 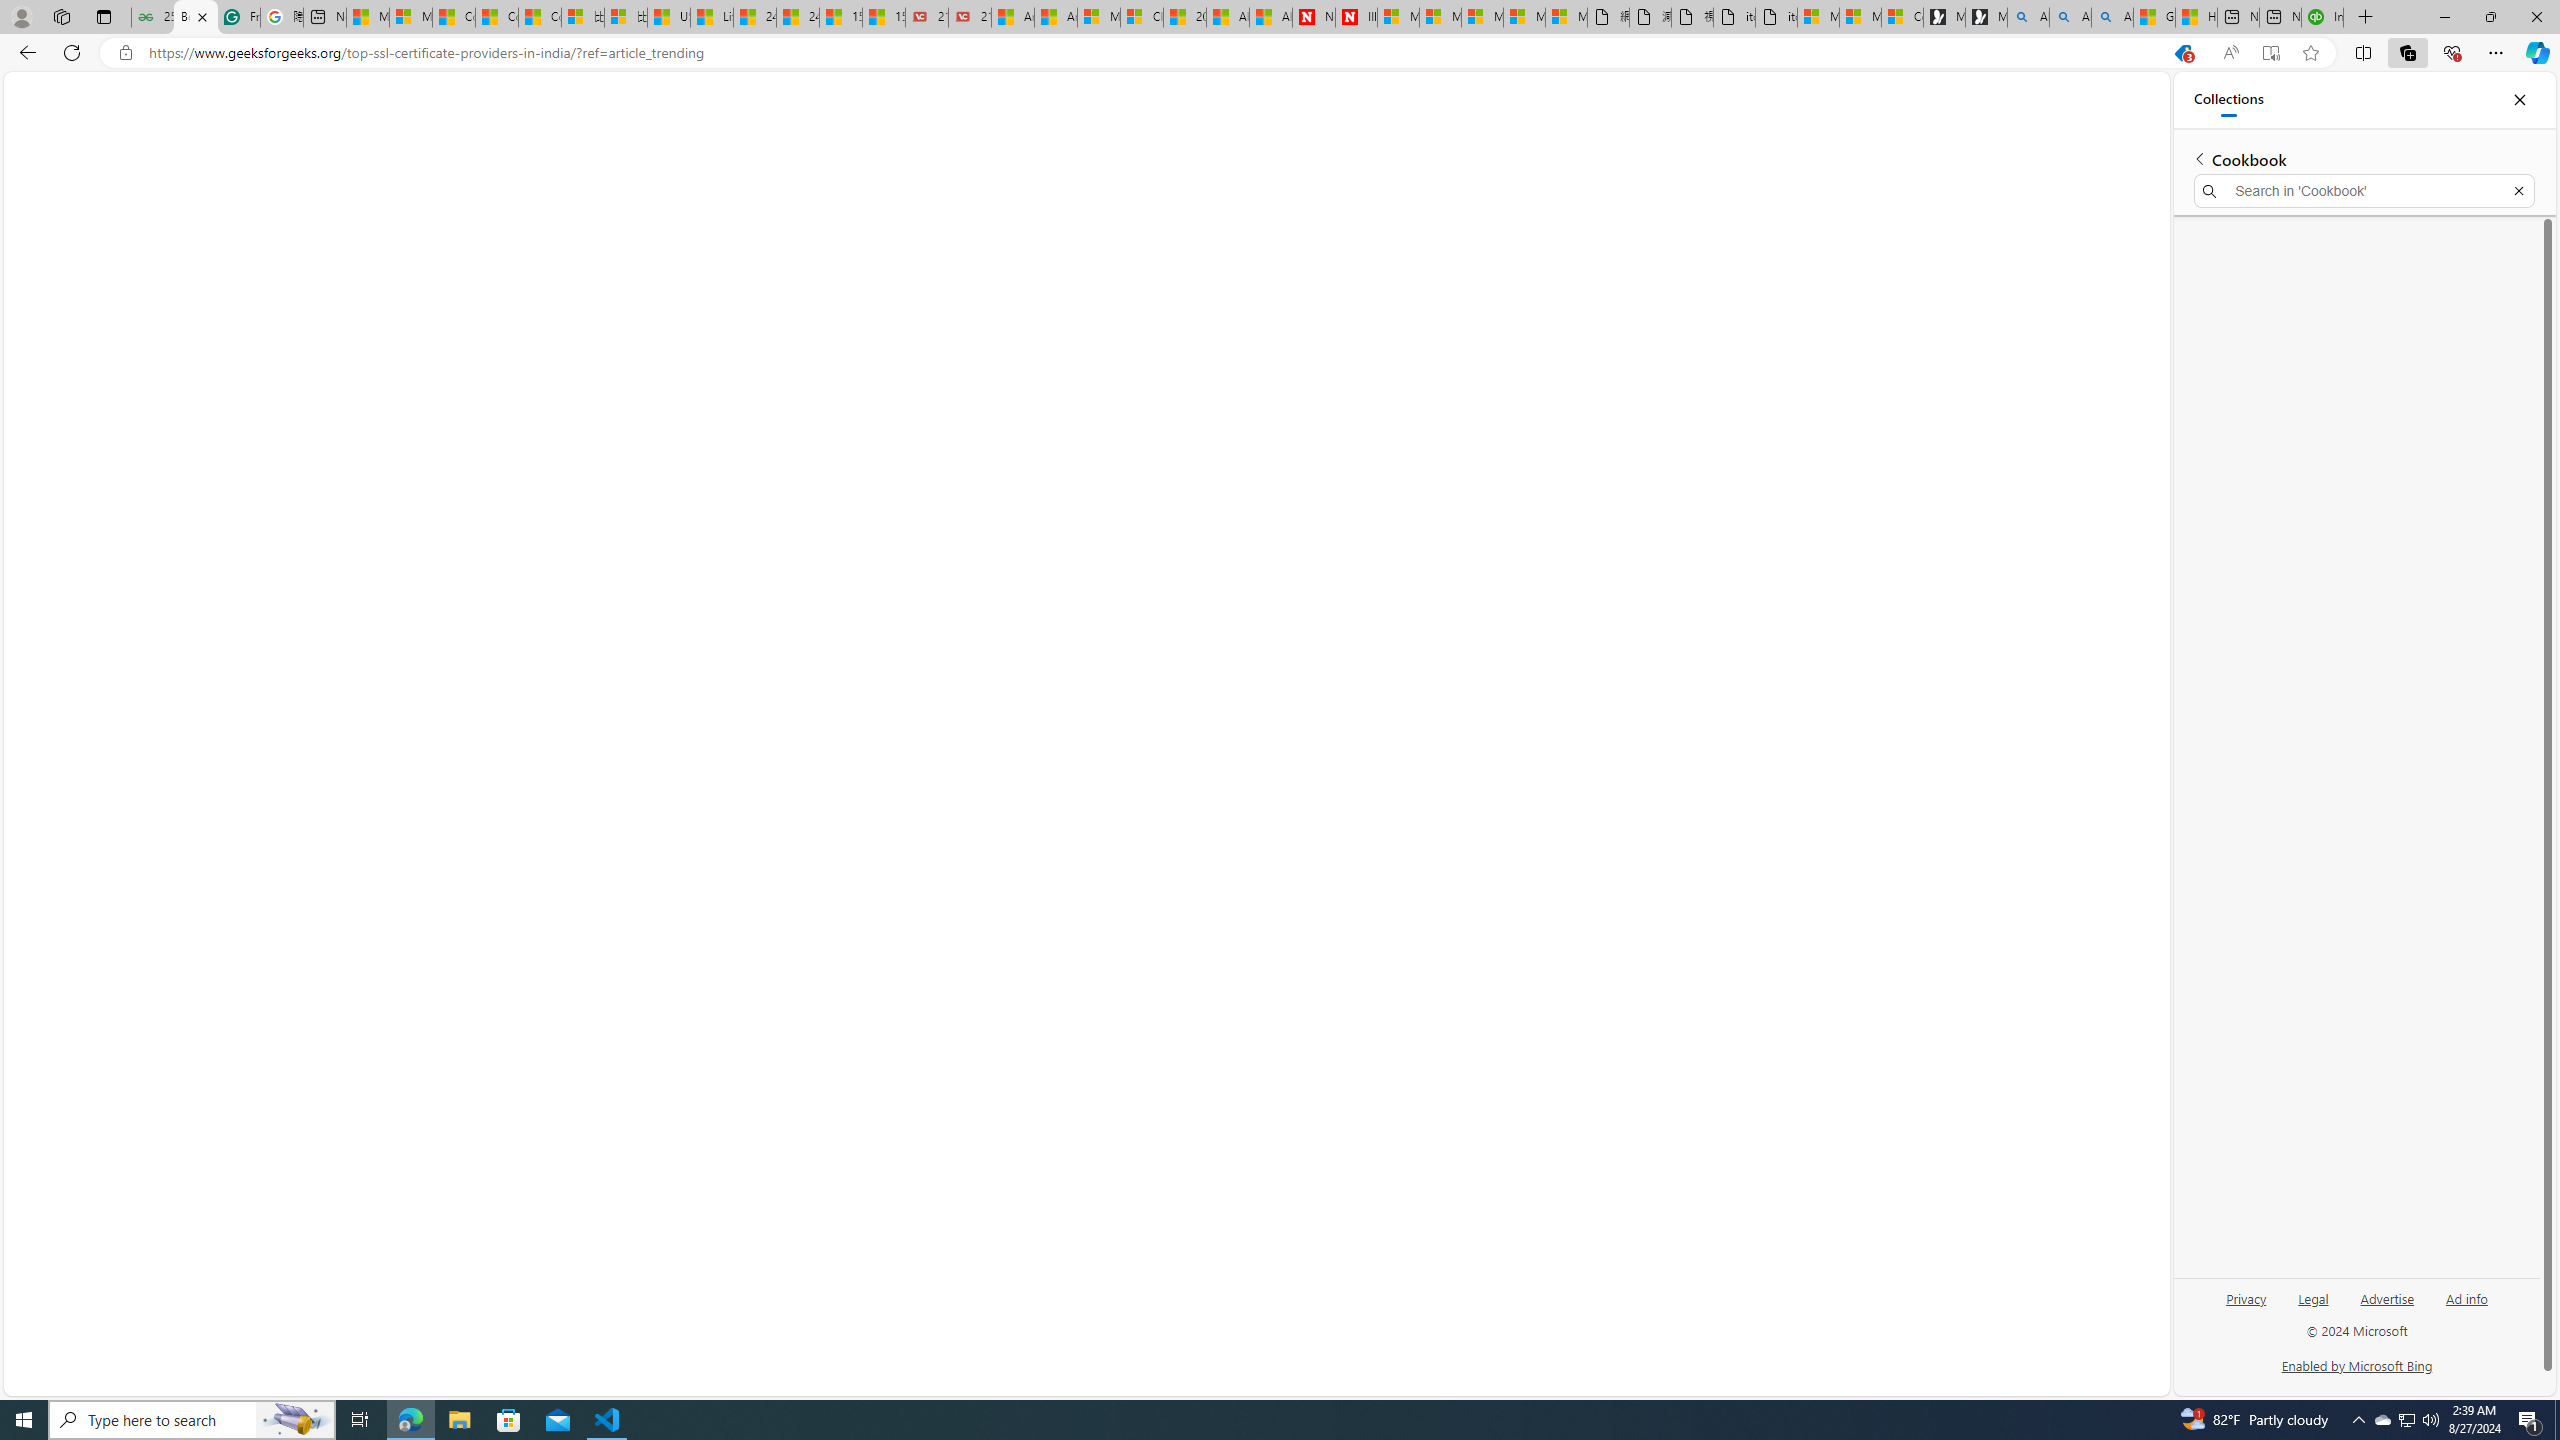 I want to click on 'Free AI Writing Assistance for Students | Grammarly', so click(x=239, y=16).